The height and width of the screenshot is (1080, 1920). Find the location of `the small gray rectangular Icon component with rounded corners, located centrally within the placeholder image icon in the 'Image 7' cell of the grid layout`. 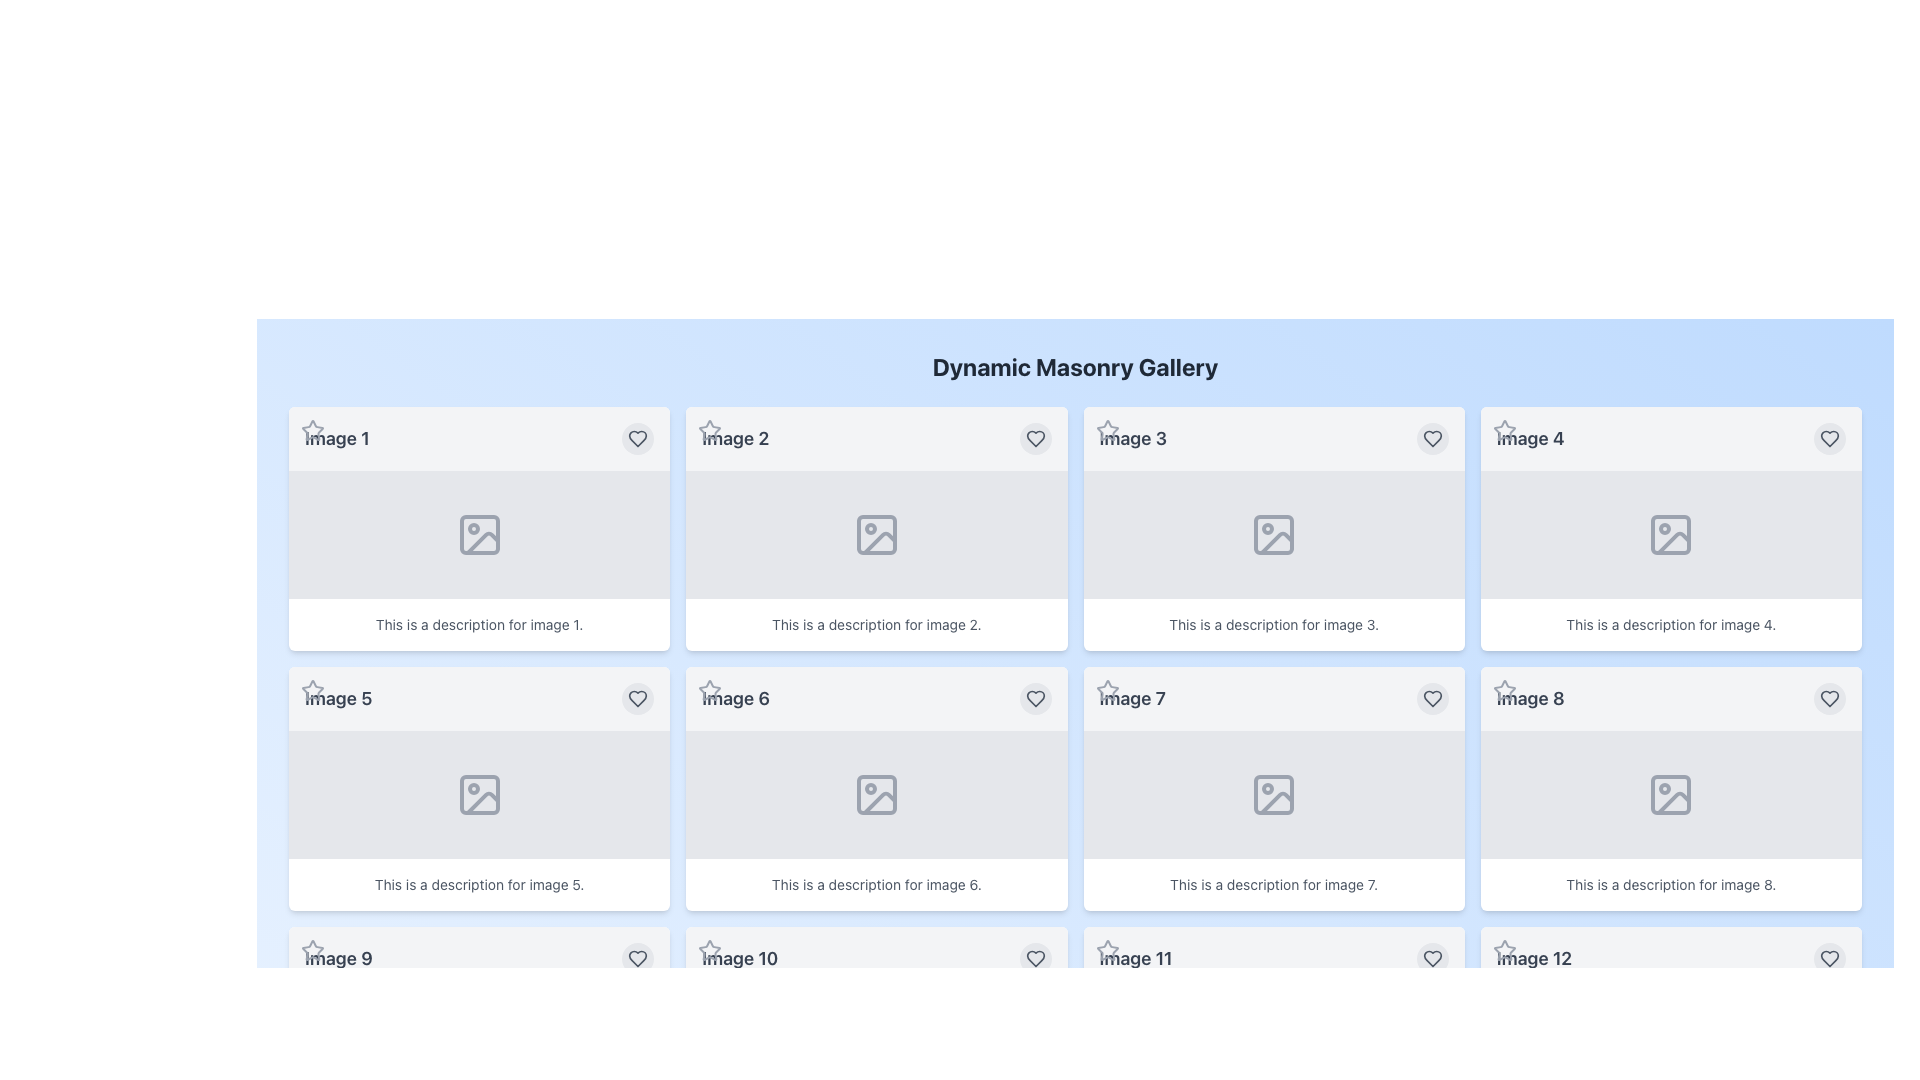

the small gray rectangular Icon component with rounded corners, located centrally within the placeholder image icon in the 'Image 7' cell of the grid layout is located at coordinates (1273, 793).